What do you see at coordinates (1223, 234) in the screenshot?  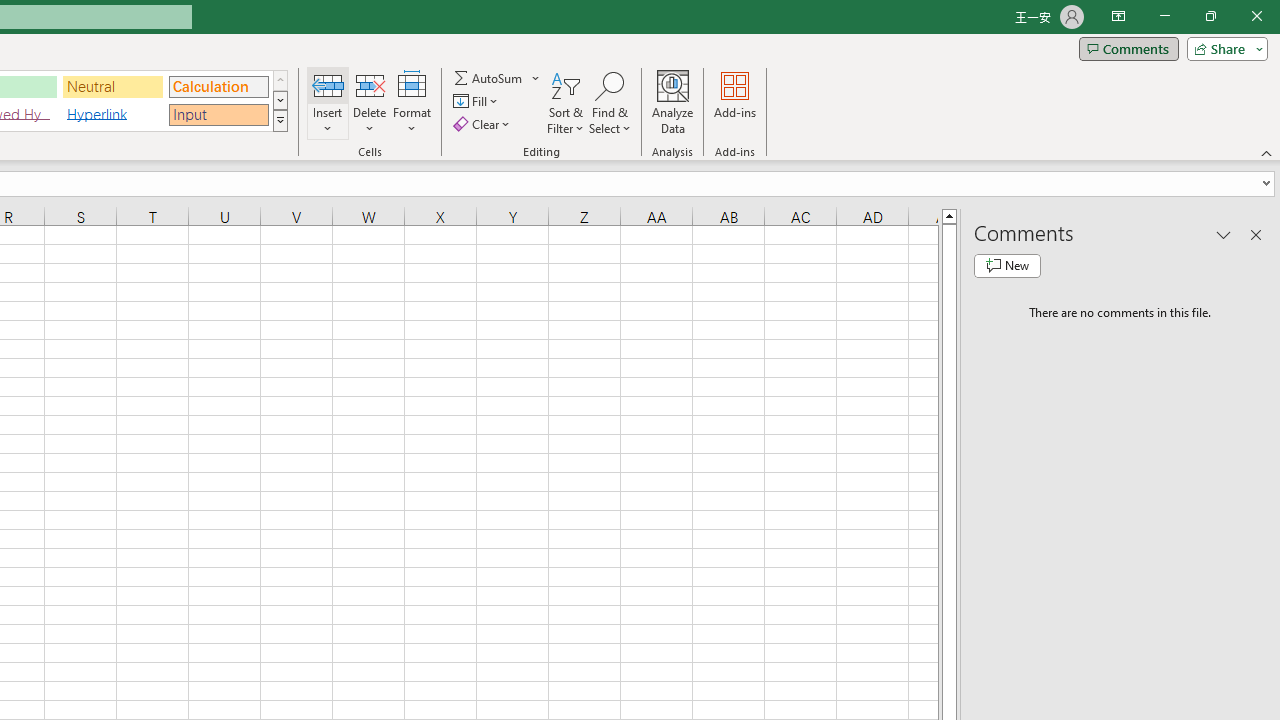 I see `'Task Pane Options'` at bounding box center [1223, 234].